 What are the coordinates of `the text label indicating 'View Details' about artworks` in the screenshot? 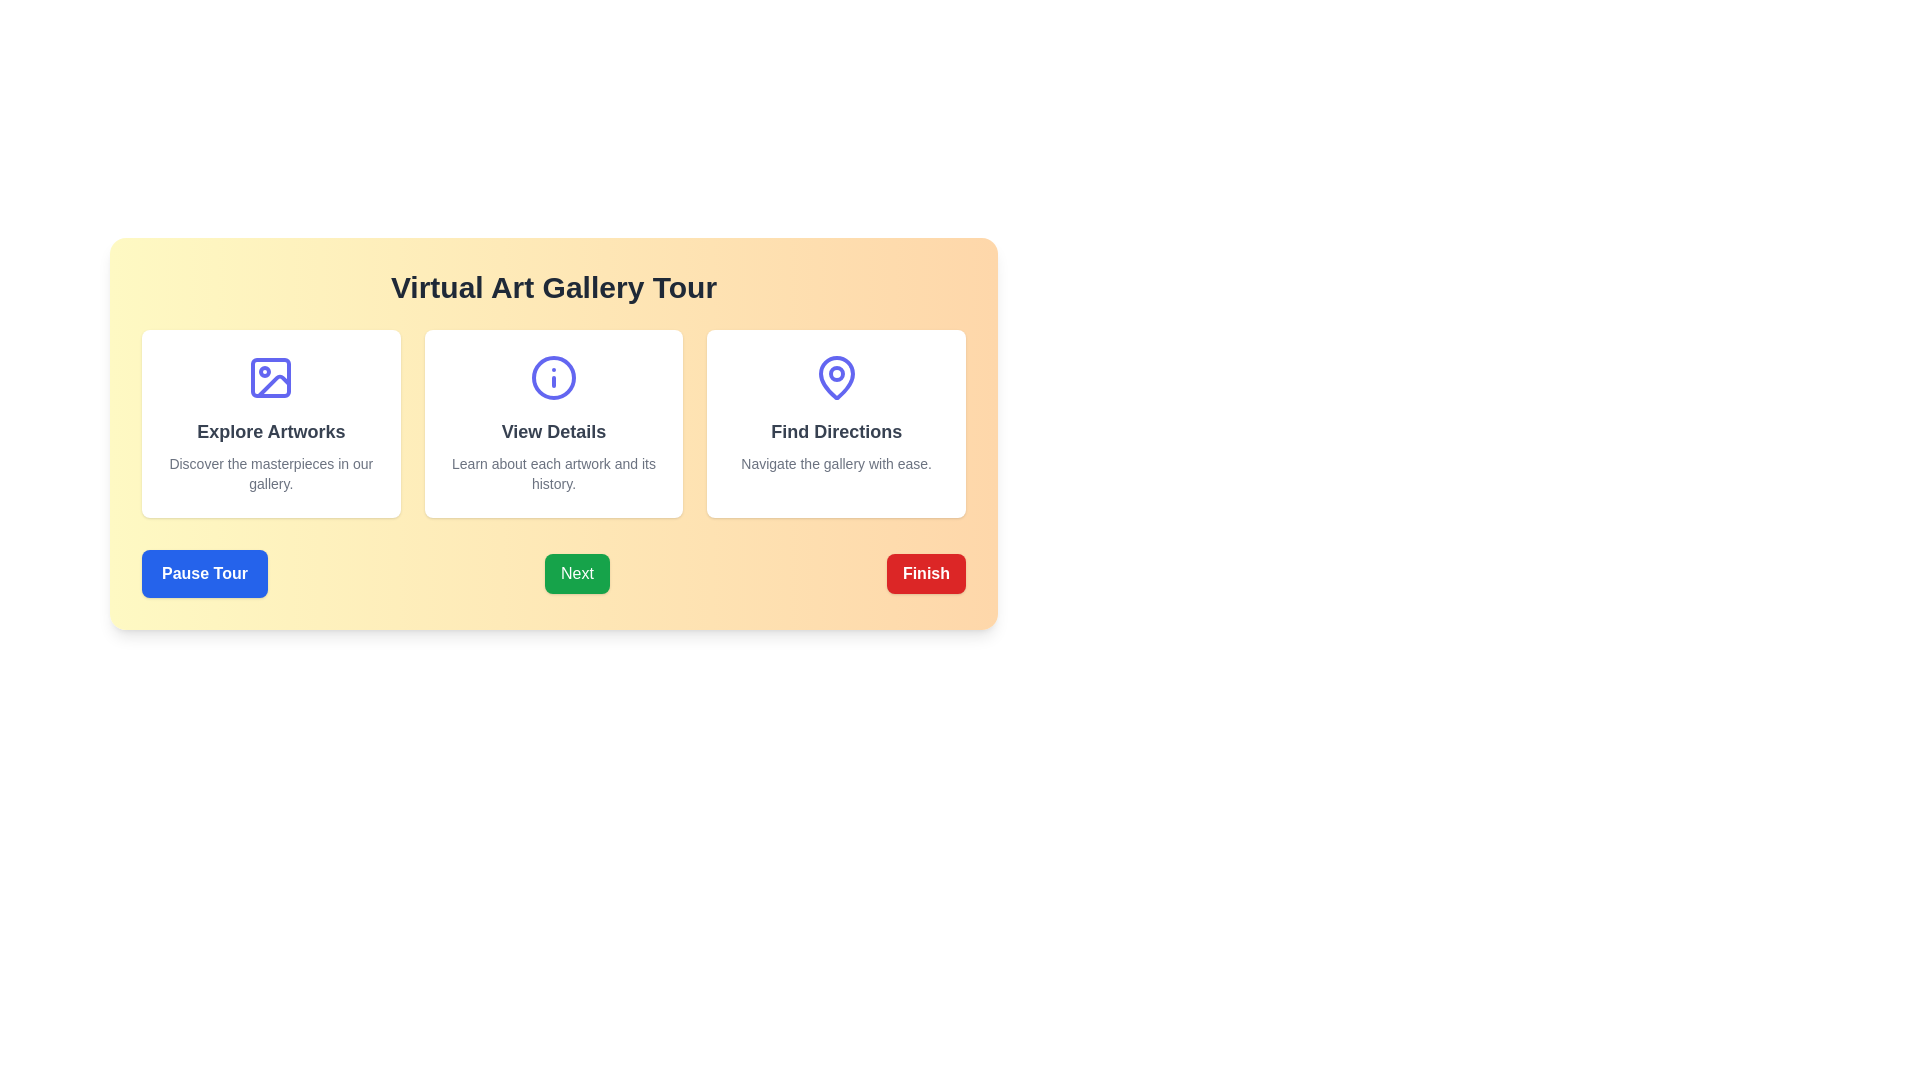 It's located at (553, 431).